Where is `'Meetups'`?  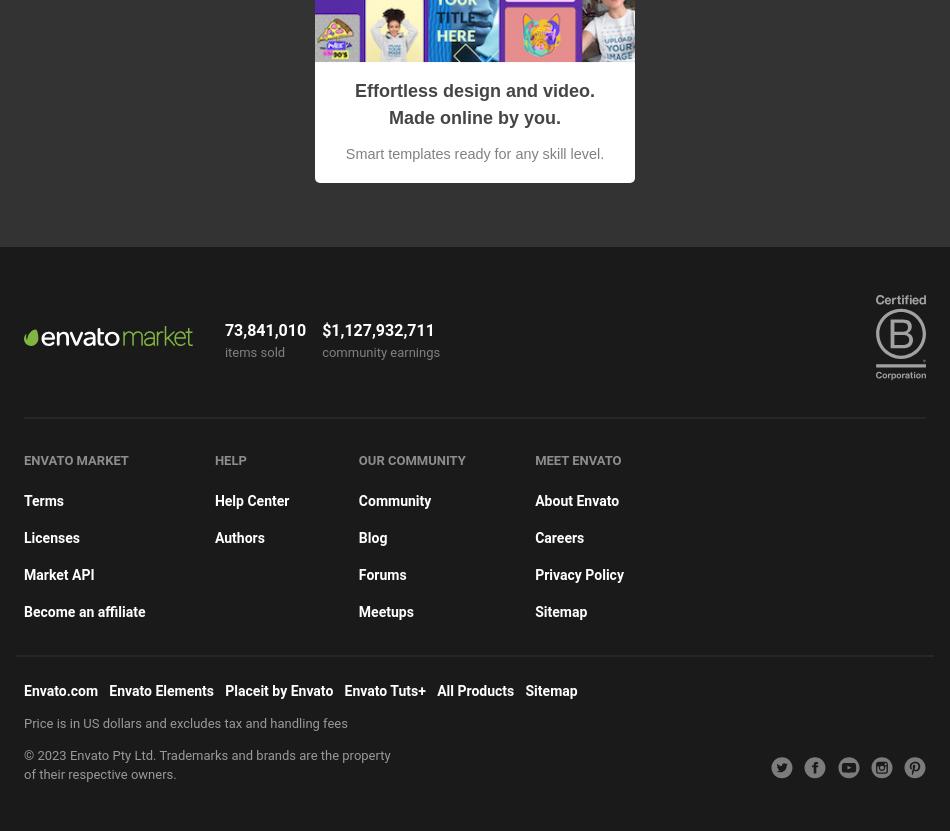
'Meetups' is located at coordinates (384, 611).